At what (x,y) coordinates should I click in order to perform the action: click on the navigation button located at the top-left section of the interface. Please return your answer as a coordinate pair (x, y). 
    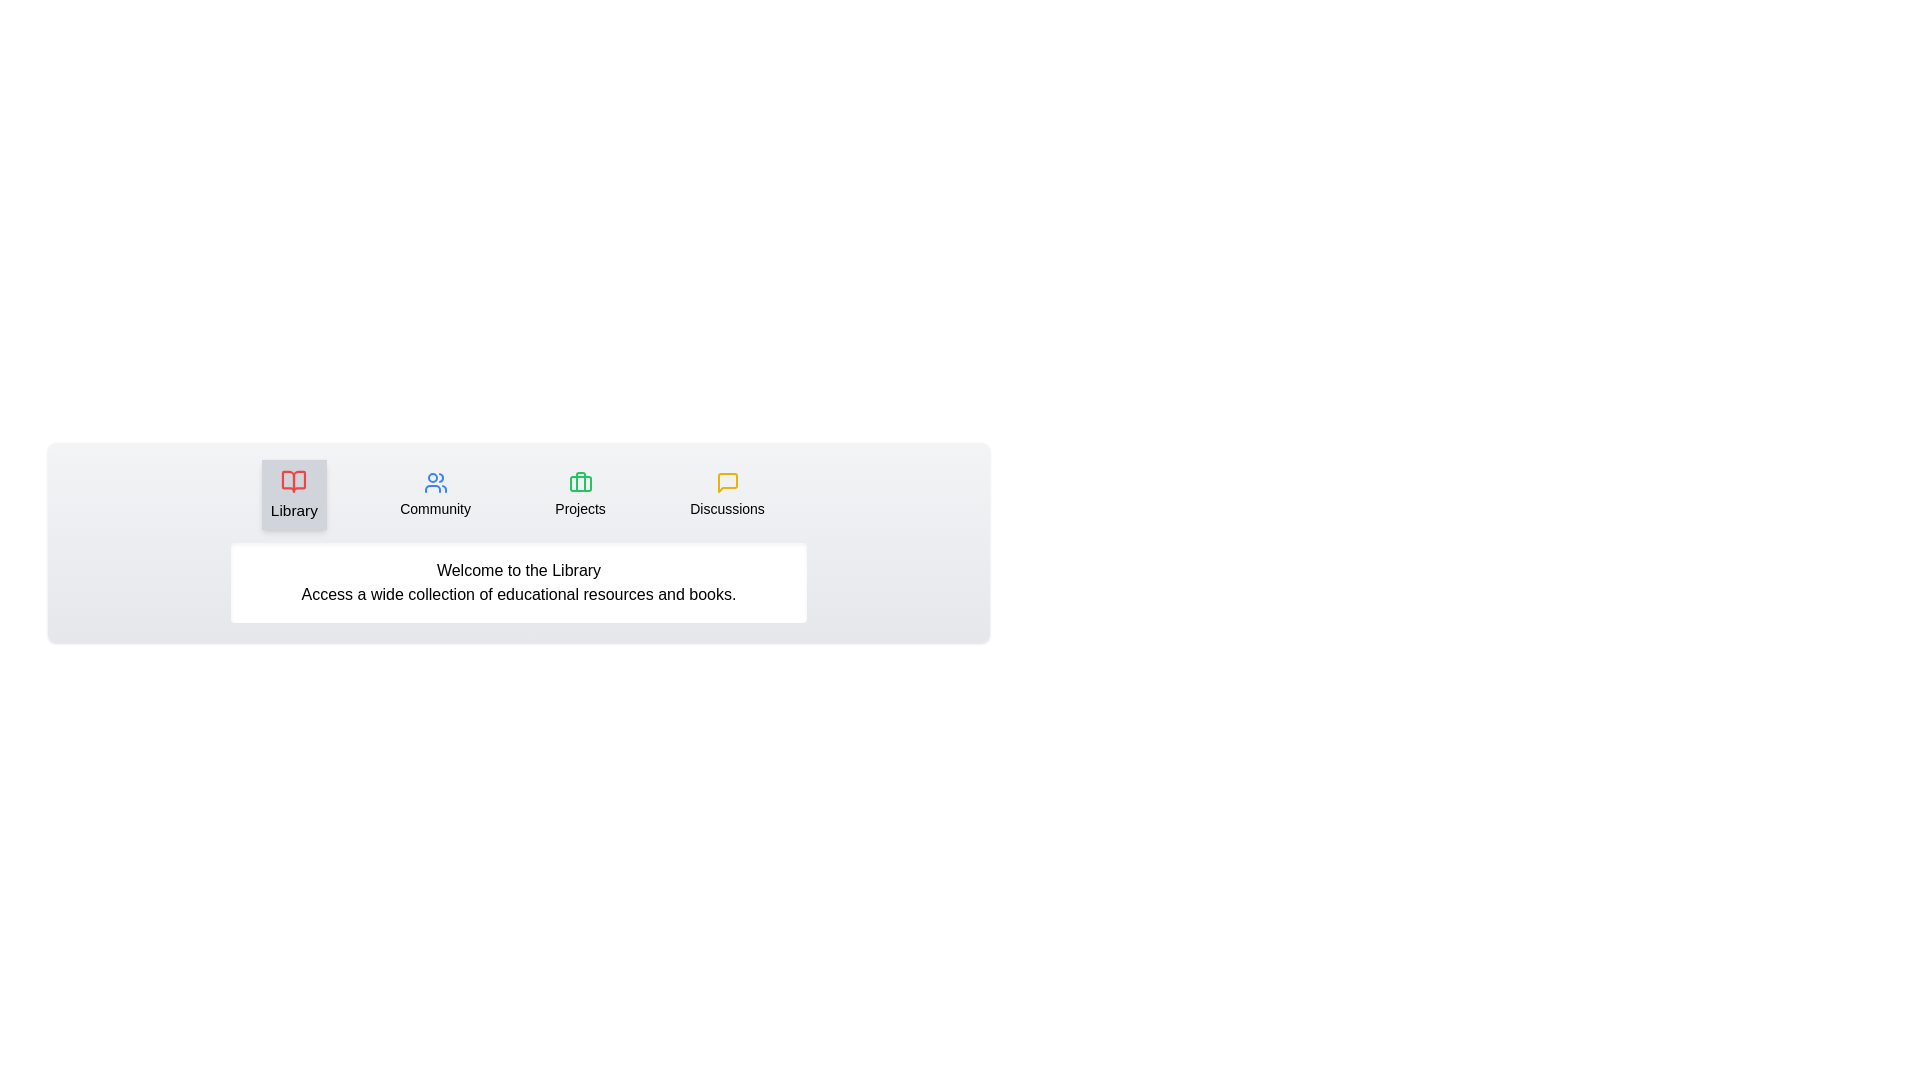
    Looking at the image, I should click on (293, 494).